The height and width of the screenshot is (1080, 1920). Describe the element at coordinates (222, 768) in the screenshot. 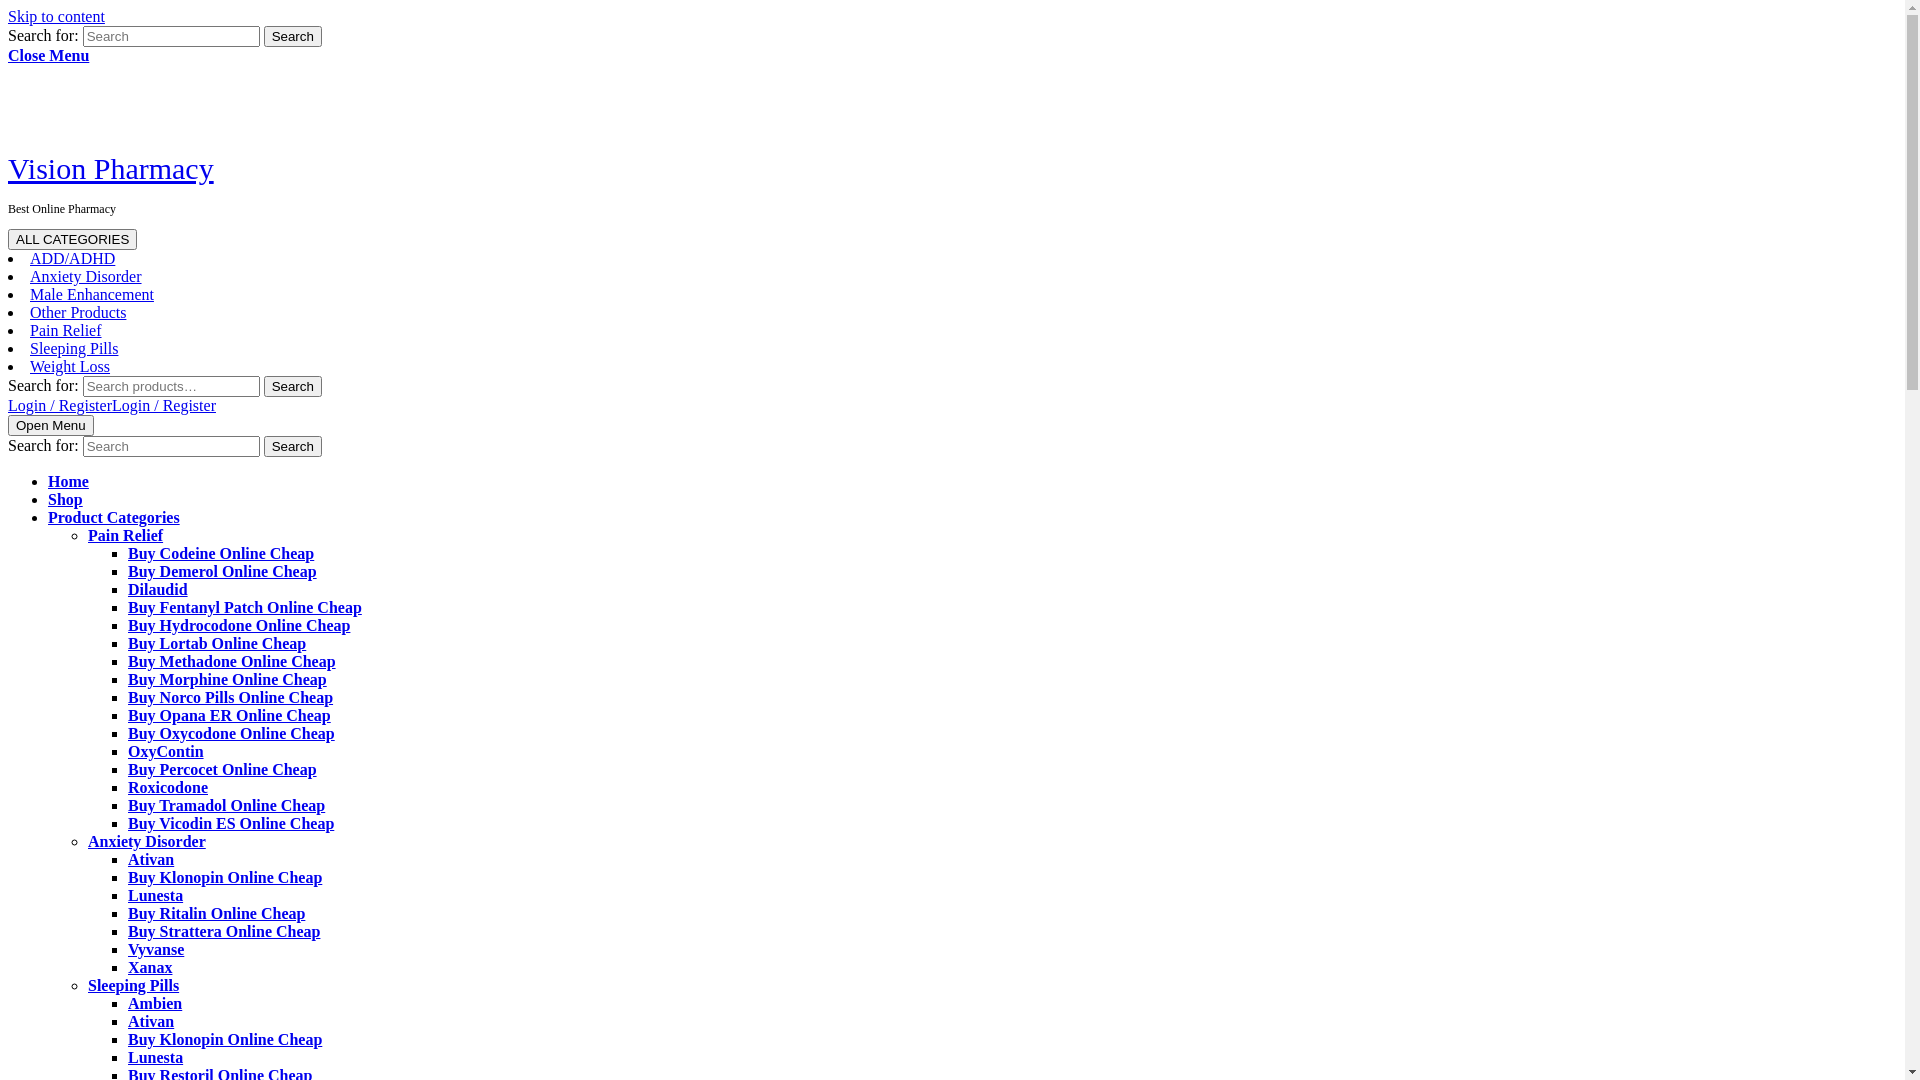

I see `'Buy Percocet Online Cheap'` at that location.